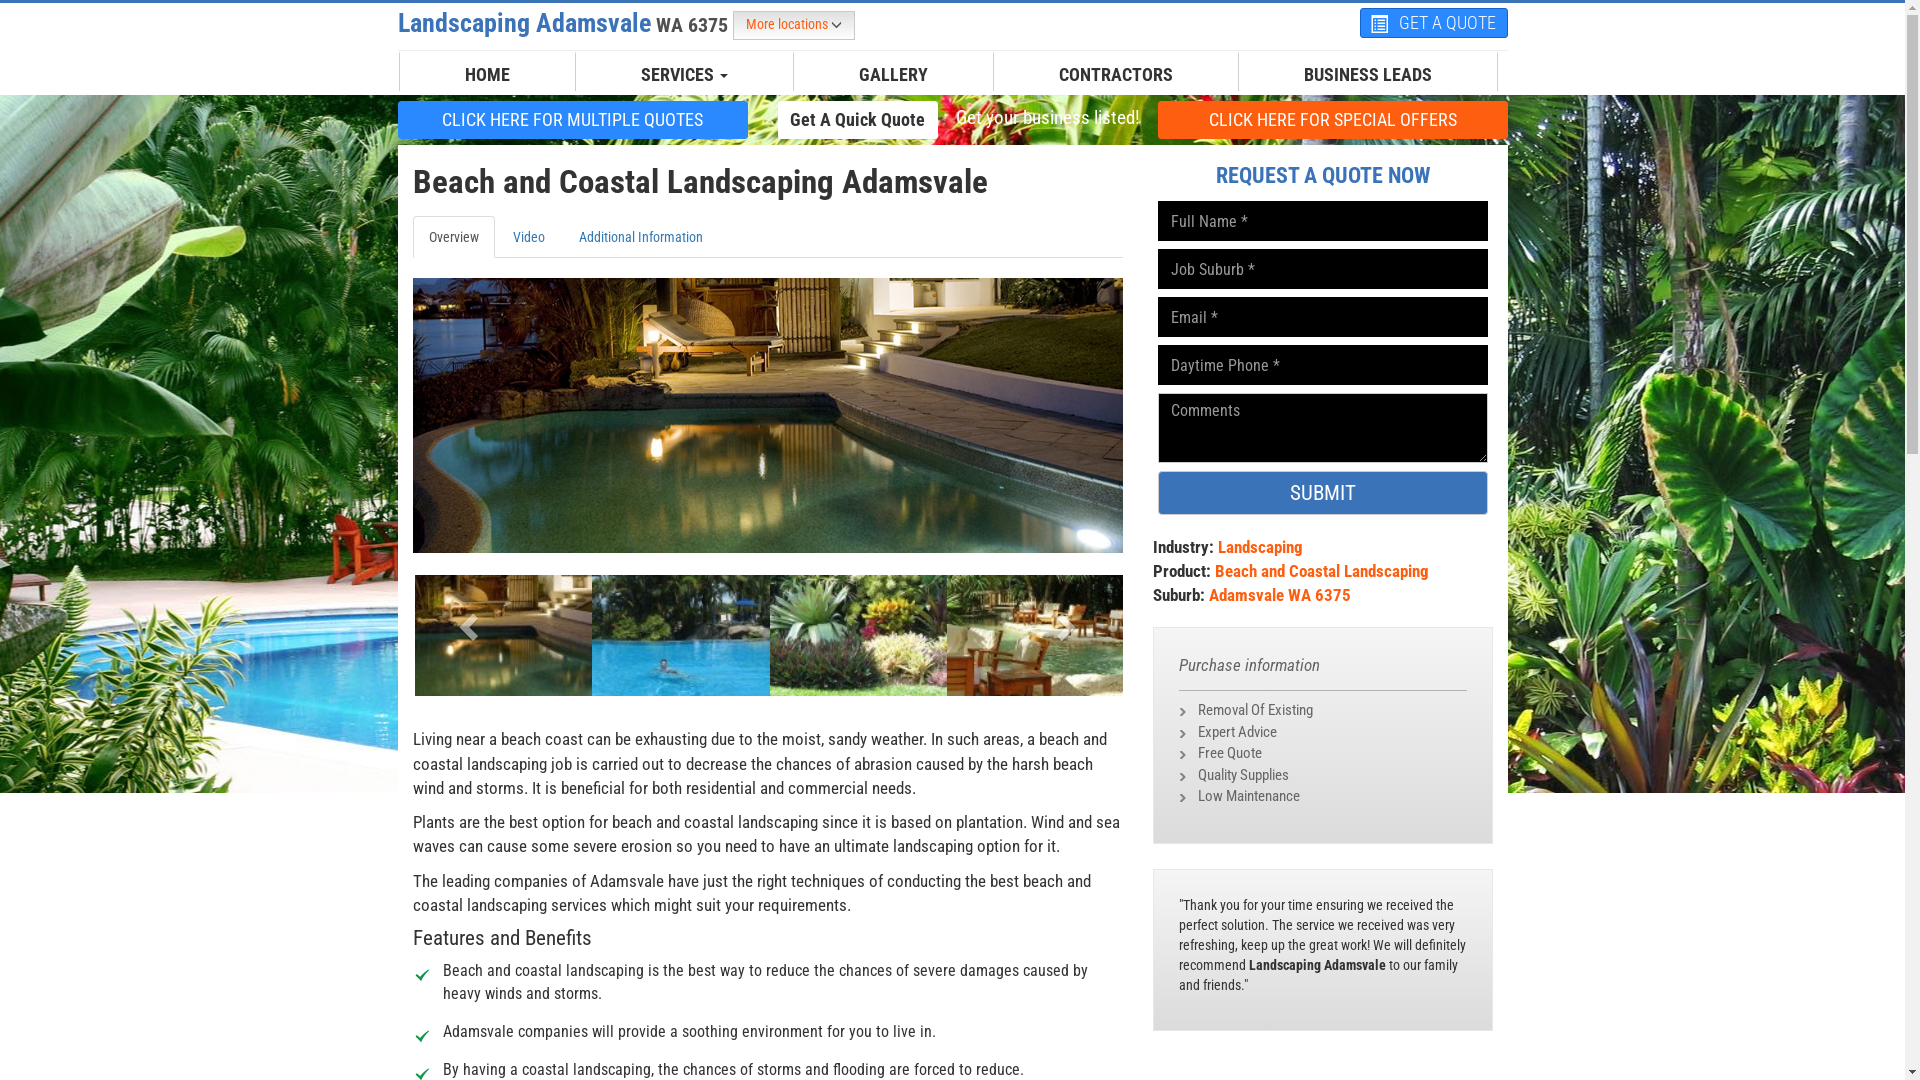 Image resolution: width=1920 pixels, height=1080 pixels. Describe the element at coordinates (892, 73) in the screenshot. I see `'GALLERY'` at that location.